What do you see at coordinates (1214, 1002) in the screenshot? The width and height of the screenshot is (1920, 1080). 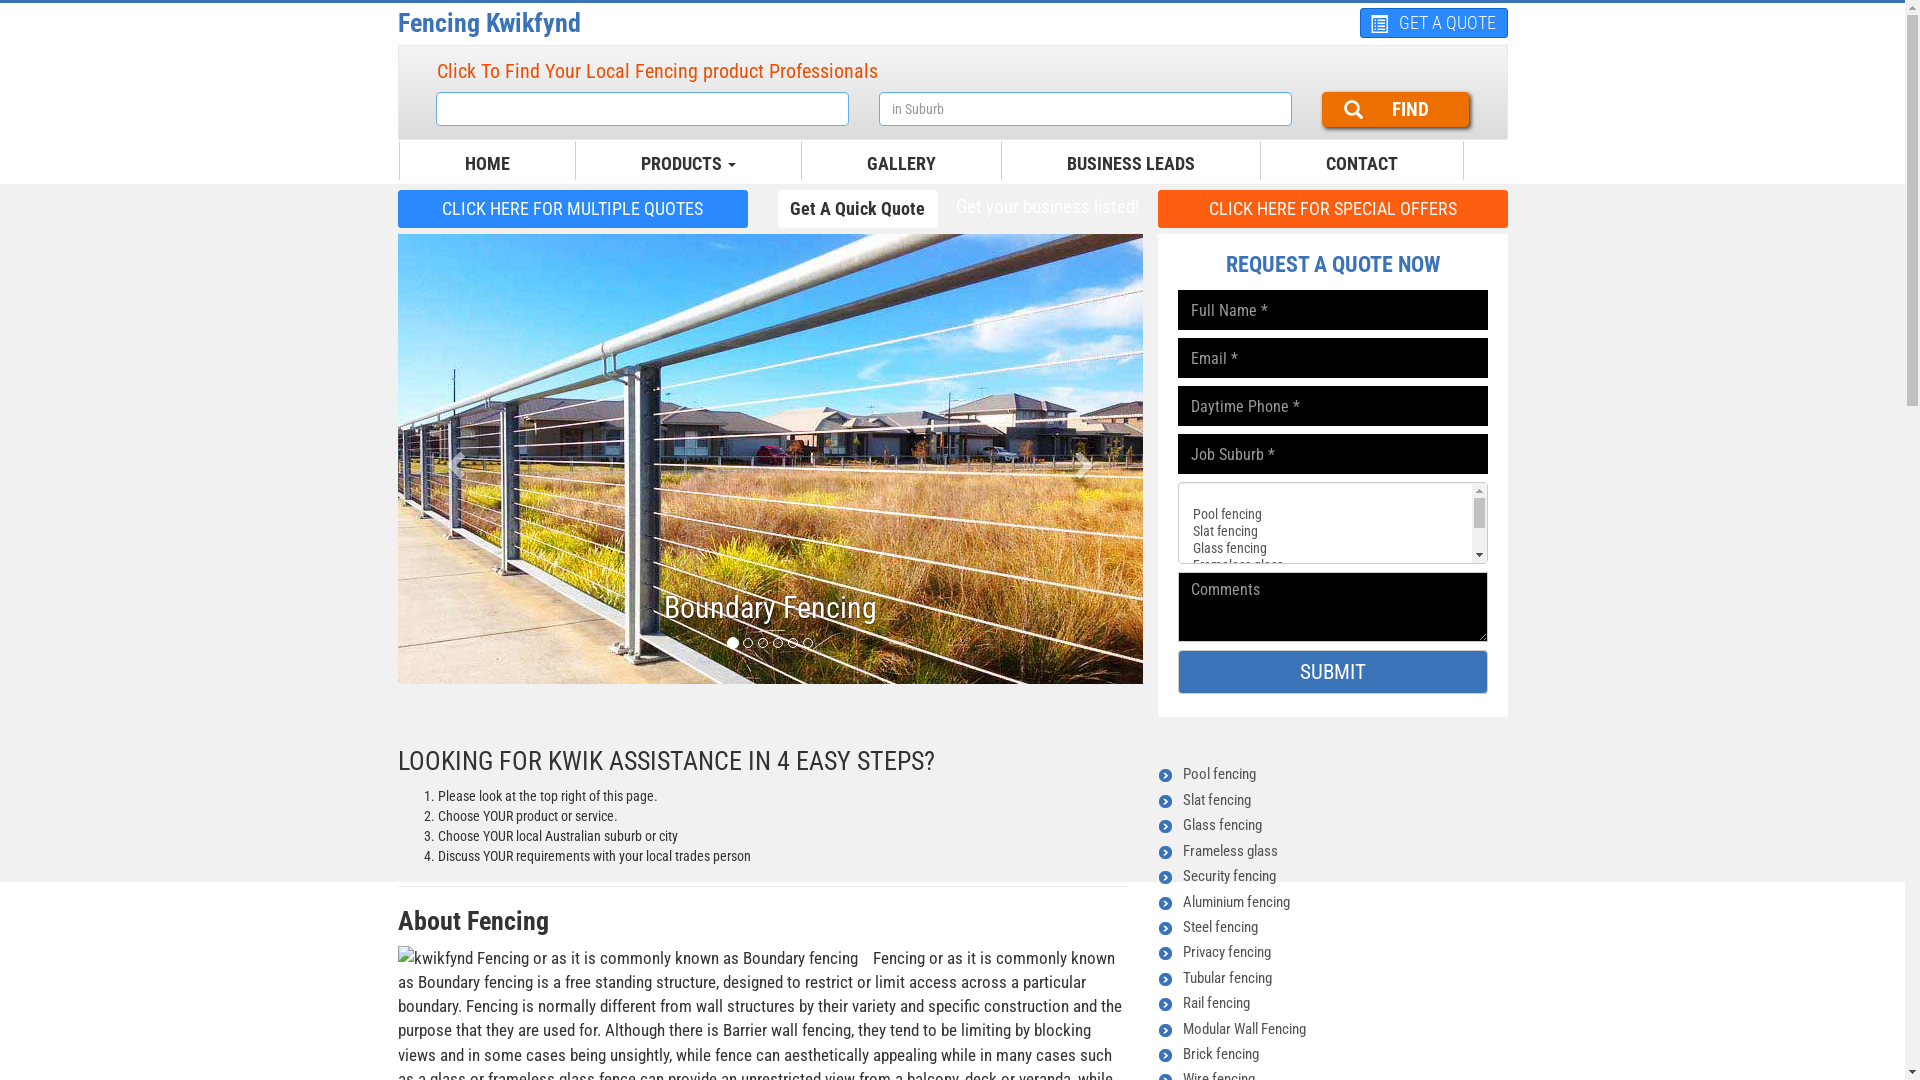 I see `'Rail fencing'` at bounding box center [1214, 1002].